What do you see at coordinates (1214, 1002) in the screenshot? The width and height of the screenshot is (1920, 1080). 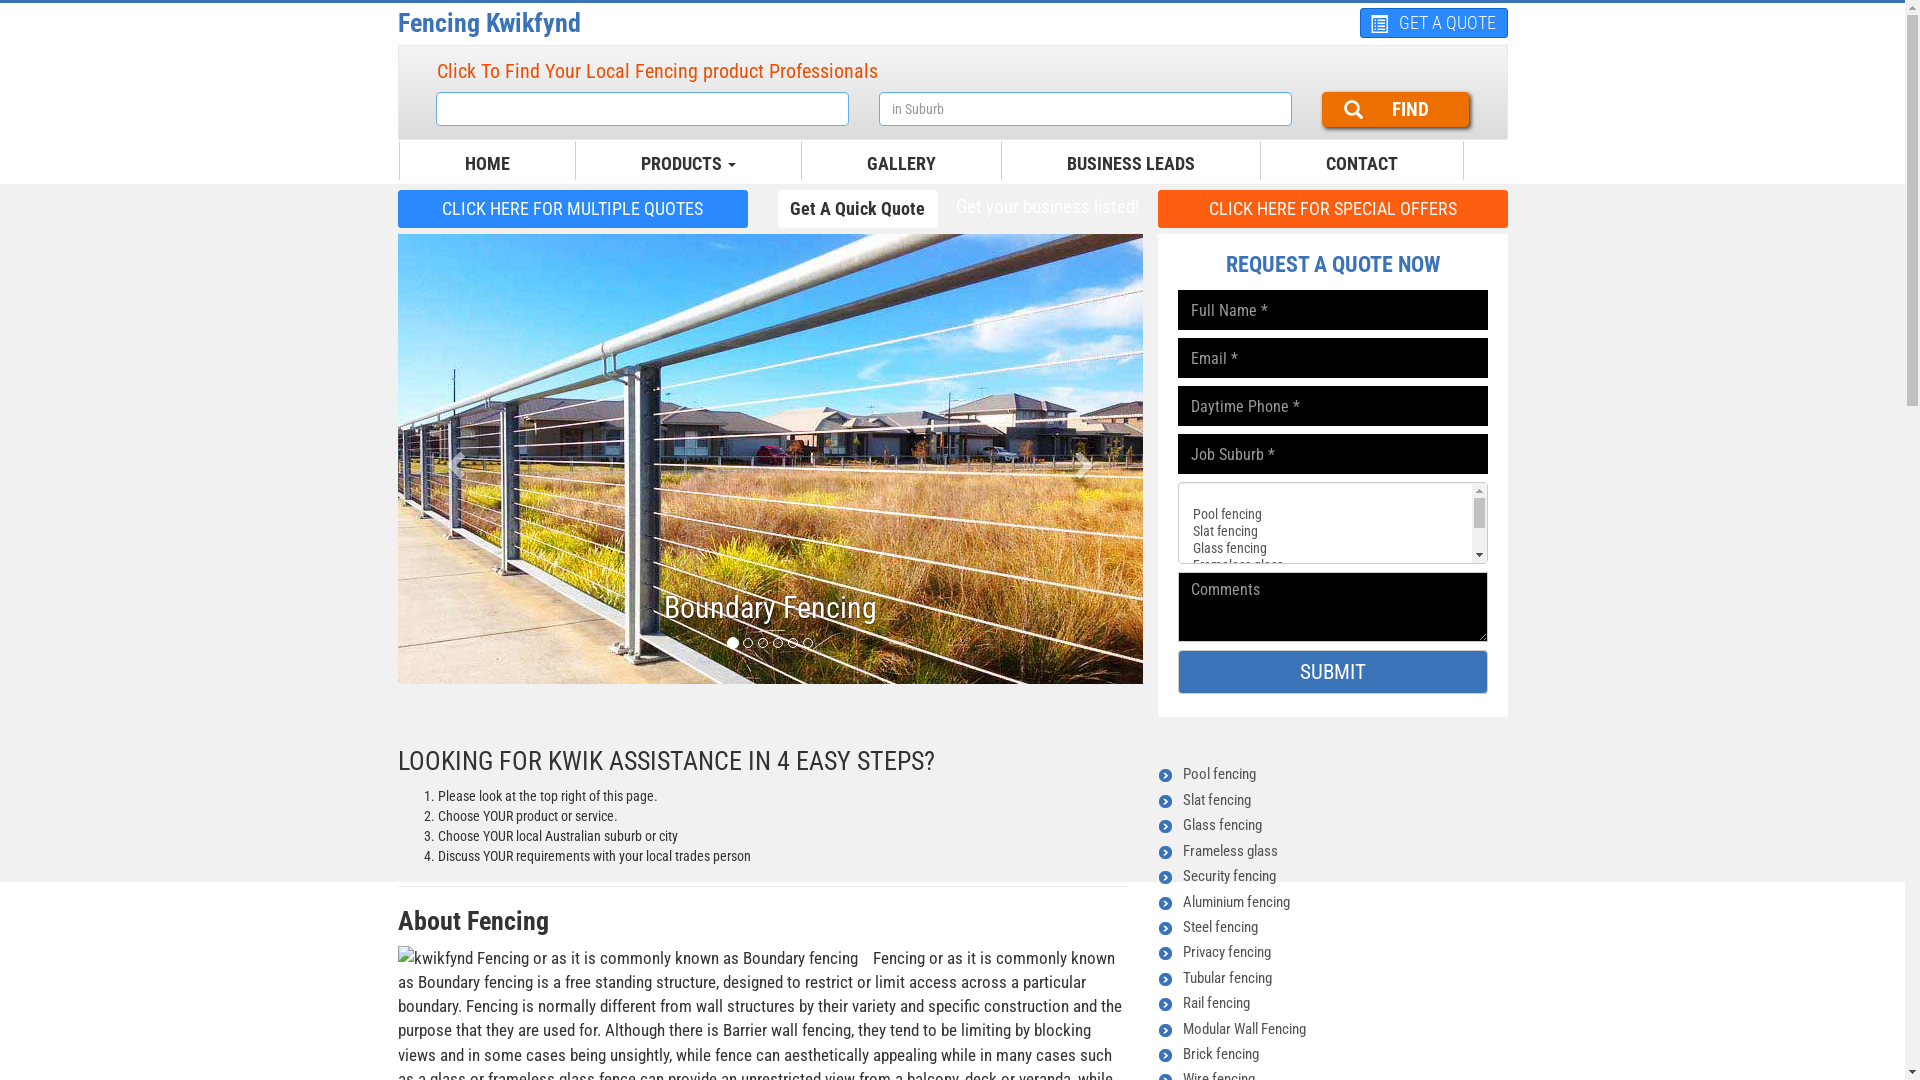 I see `'Rail fencing'` at bounding box center [1214, 1002].